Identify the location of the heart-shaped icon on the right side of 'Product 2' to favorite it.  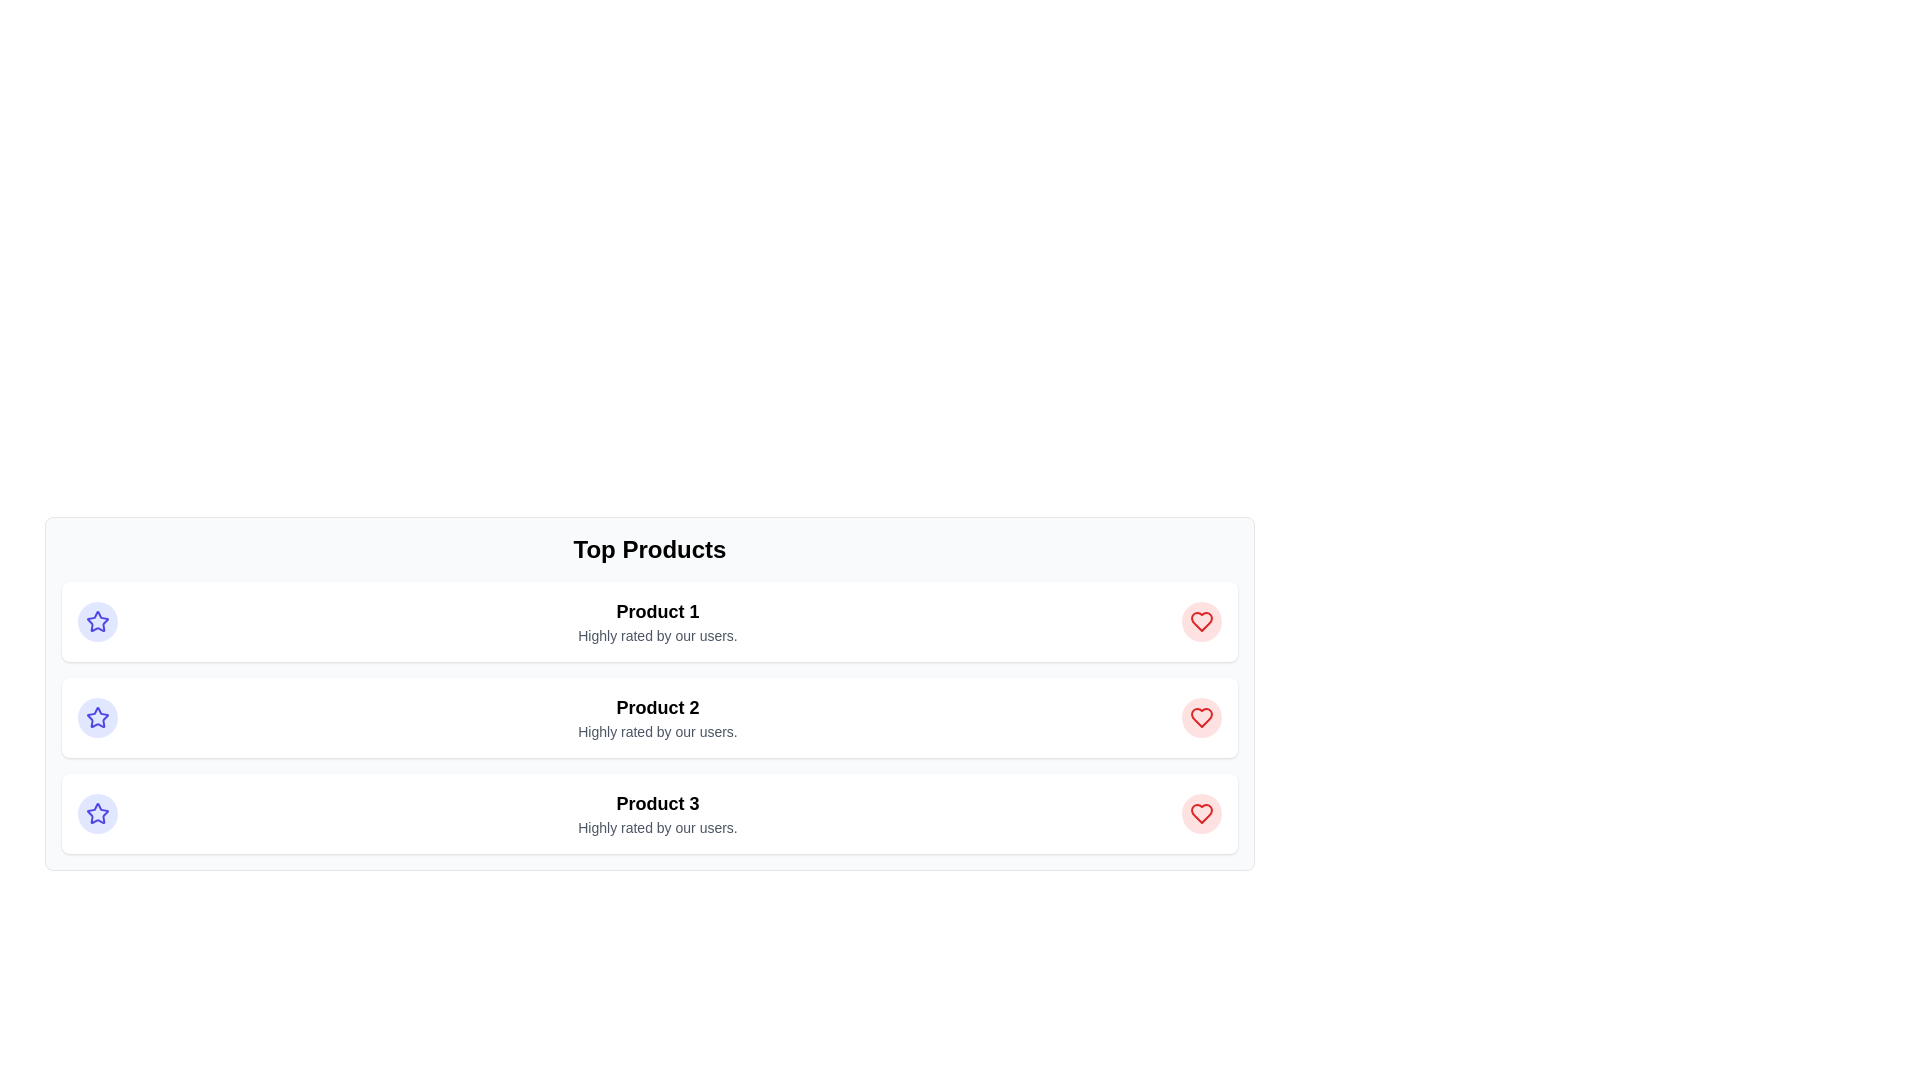
(1200, 716).